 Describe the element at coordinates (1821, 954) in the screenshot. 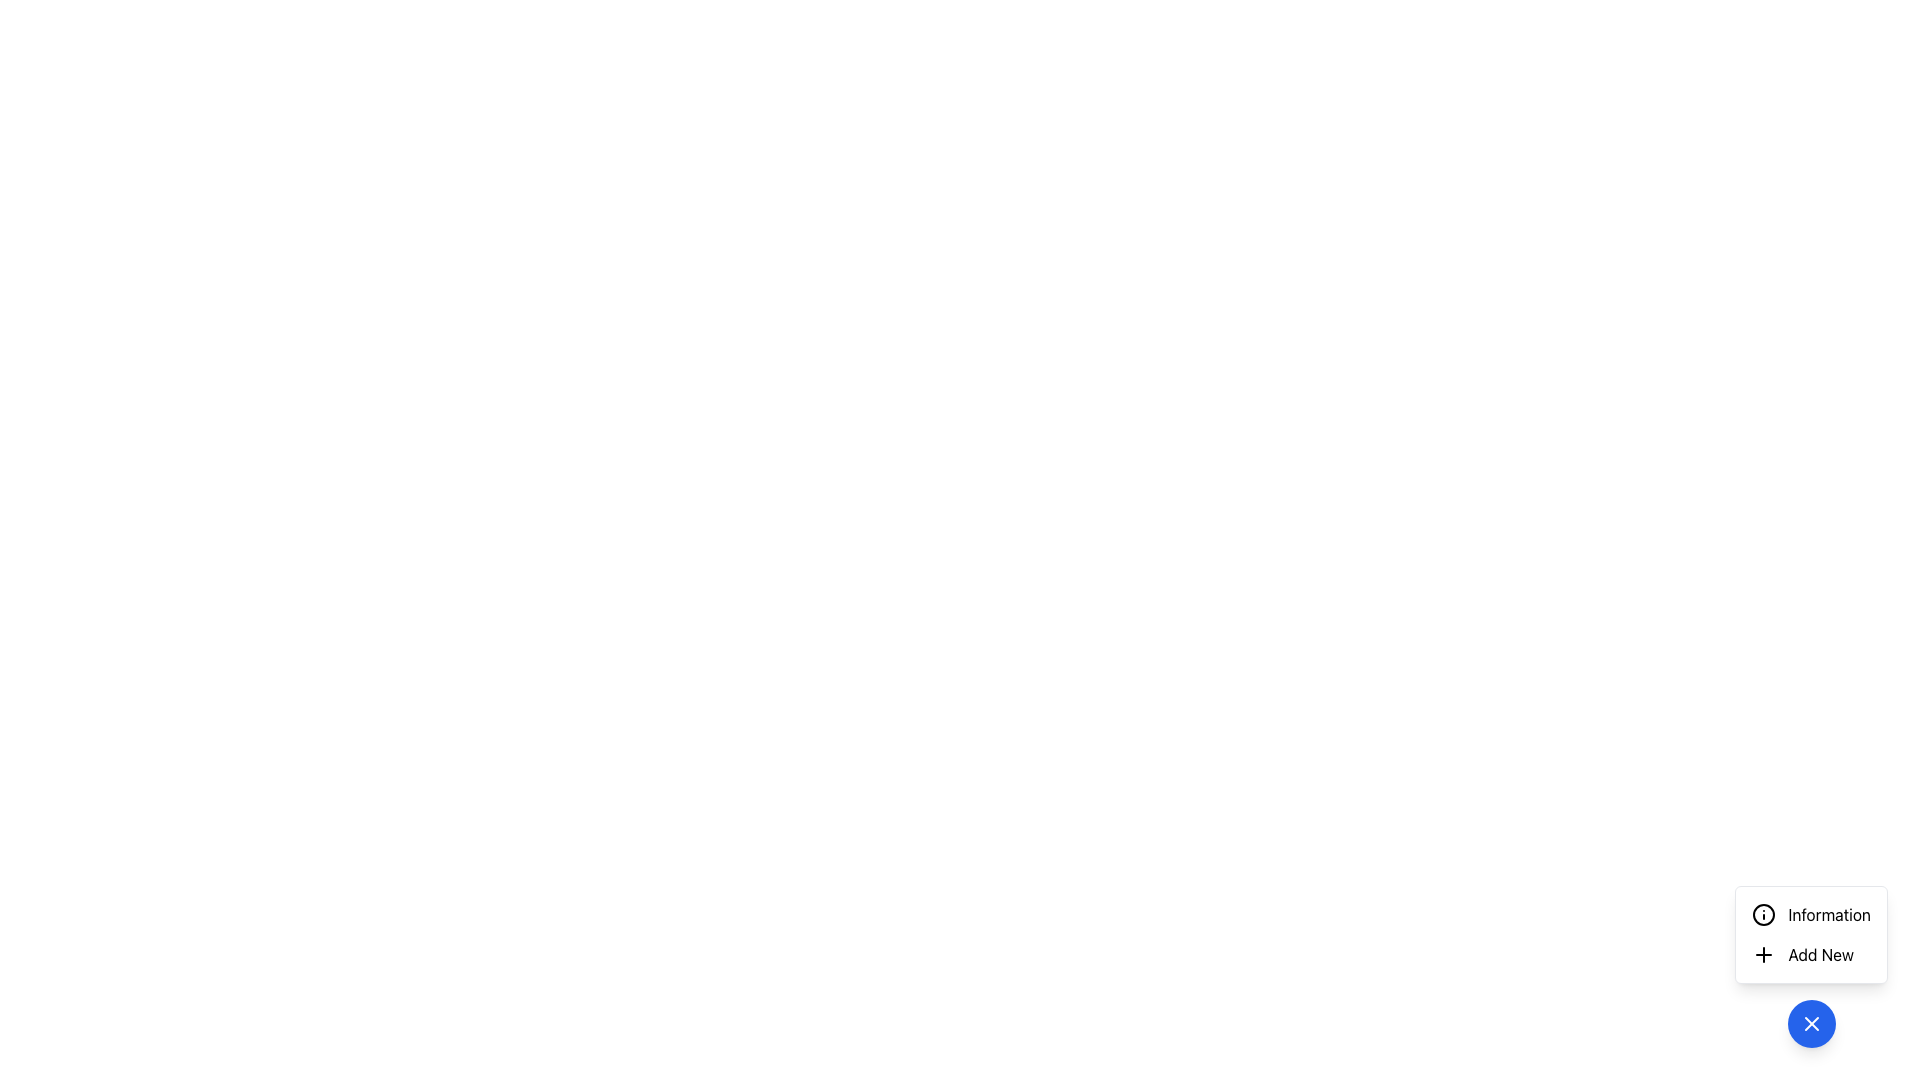

I see `the second button-like text element in the bottom-right corner pop-up menu` at that location.